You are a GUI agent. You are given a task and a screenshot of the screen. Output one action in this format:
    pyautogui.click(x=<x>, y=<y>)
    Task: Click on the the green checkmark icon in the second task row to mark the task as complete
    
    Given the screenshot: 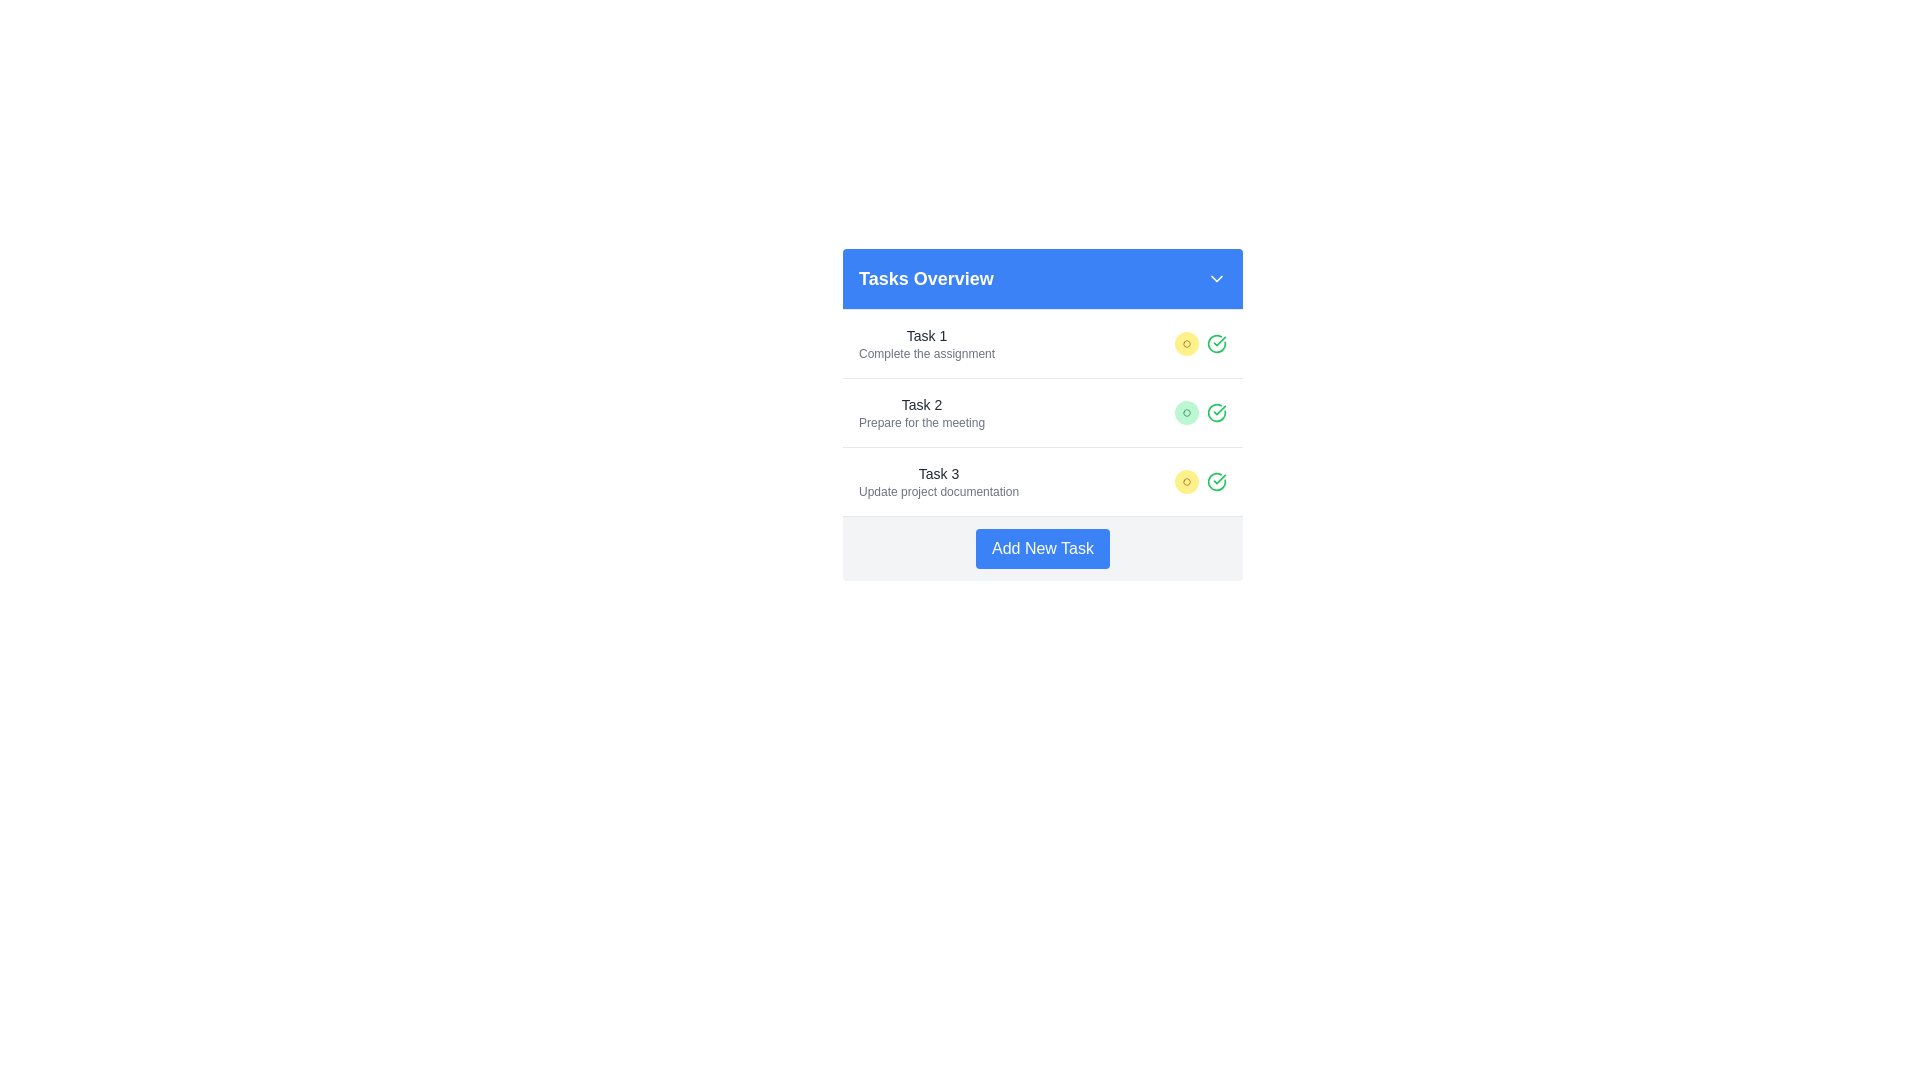 What is the action you would take?
    pyautogui.click(x=1216, y=411)
    